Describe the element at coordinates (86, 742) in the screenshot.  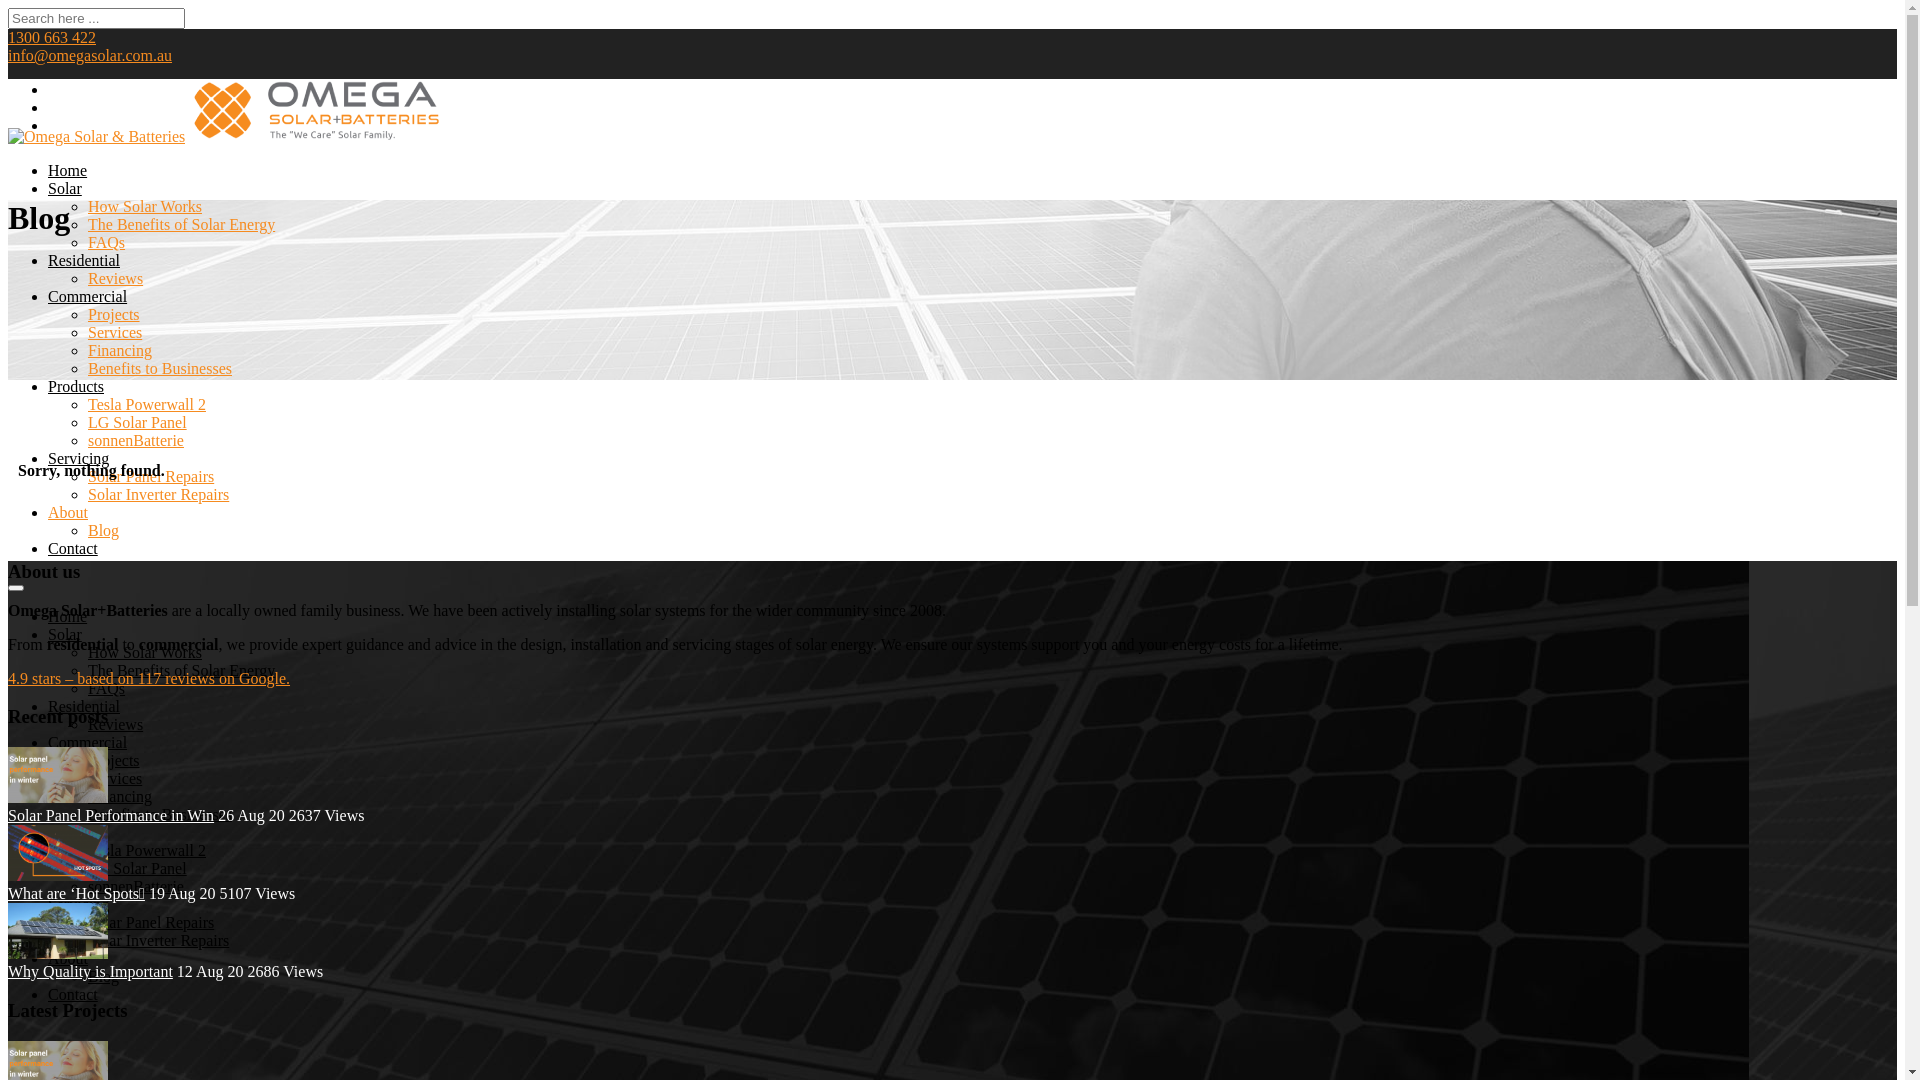
I see `'Commercial'` at that location.